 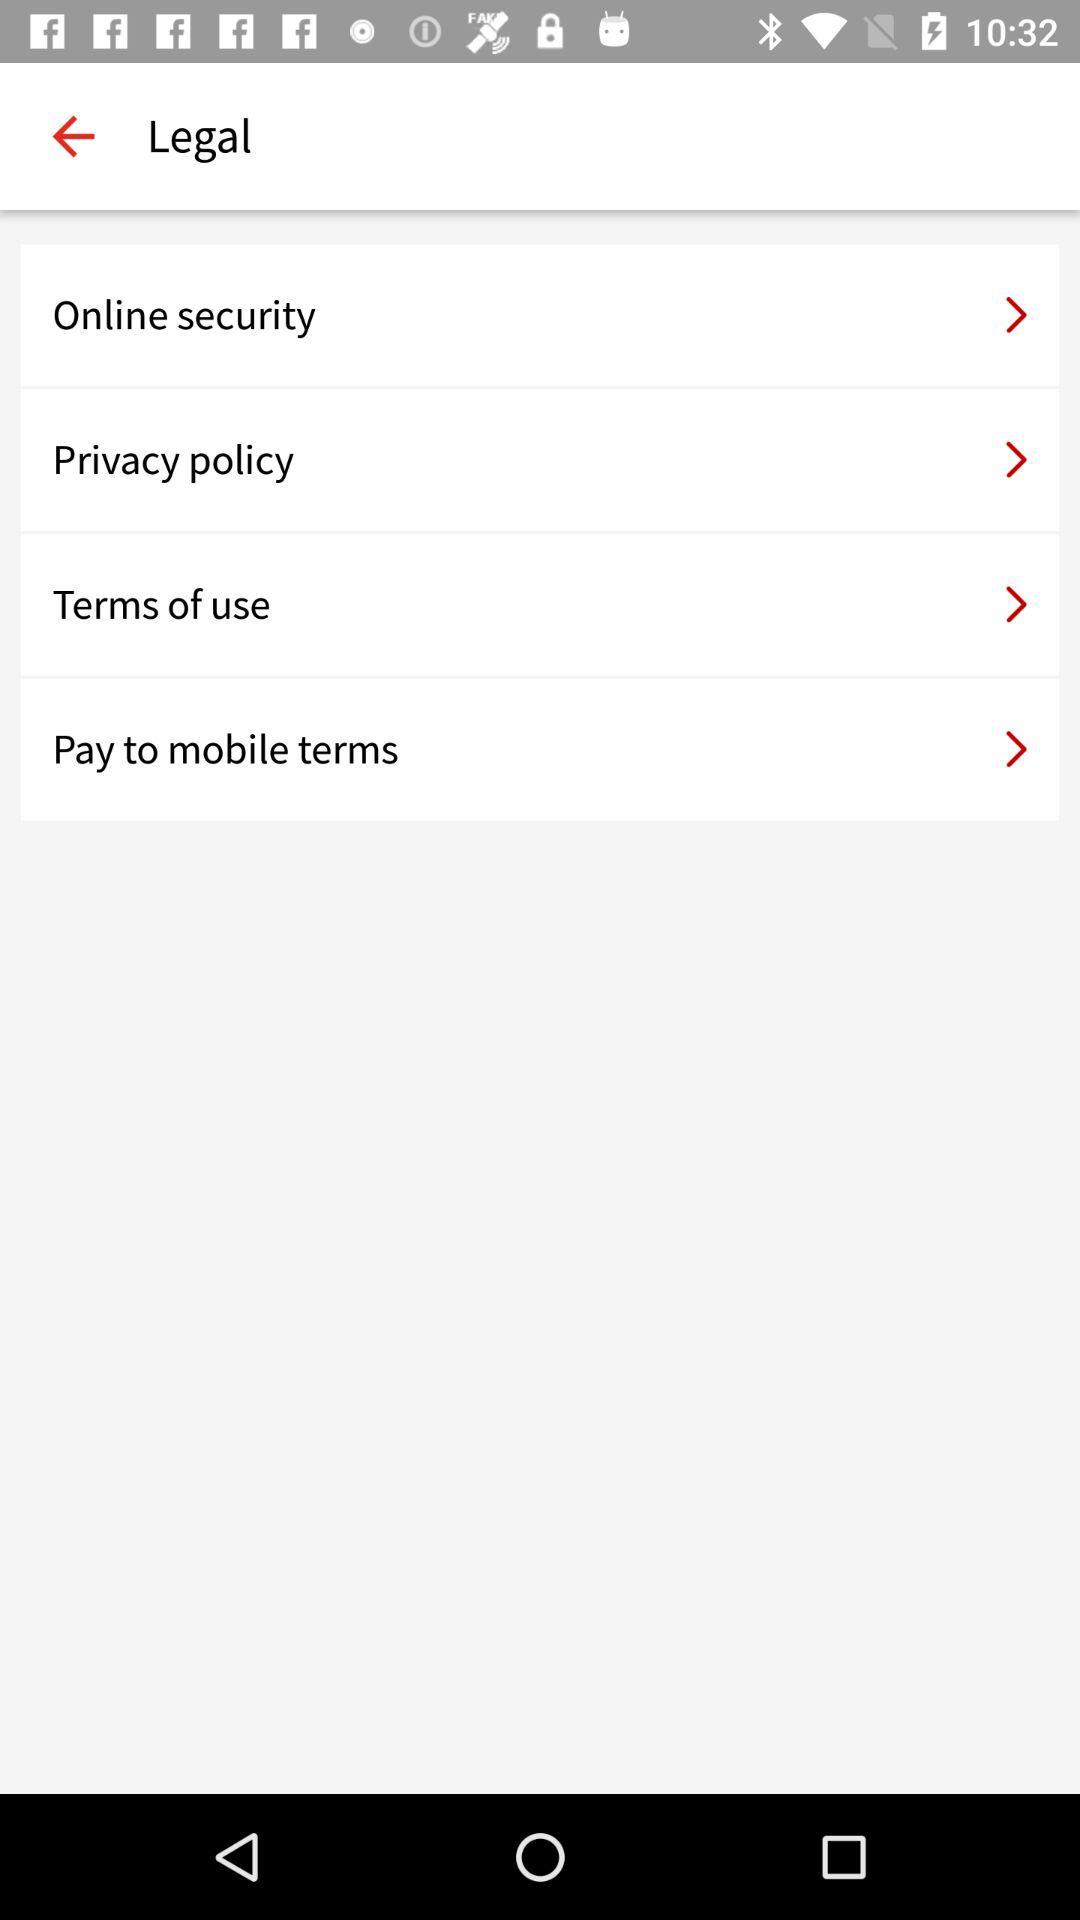 I want to click on the icon to the left of the legal app, so click(x=72, y=135).